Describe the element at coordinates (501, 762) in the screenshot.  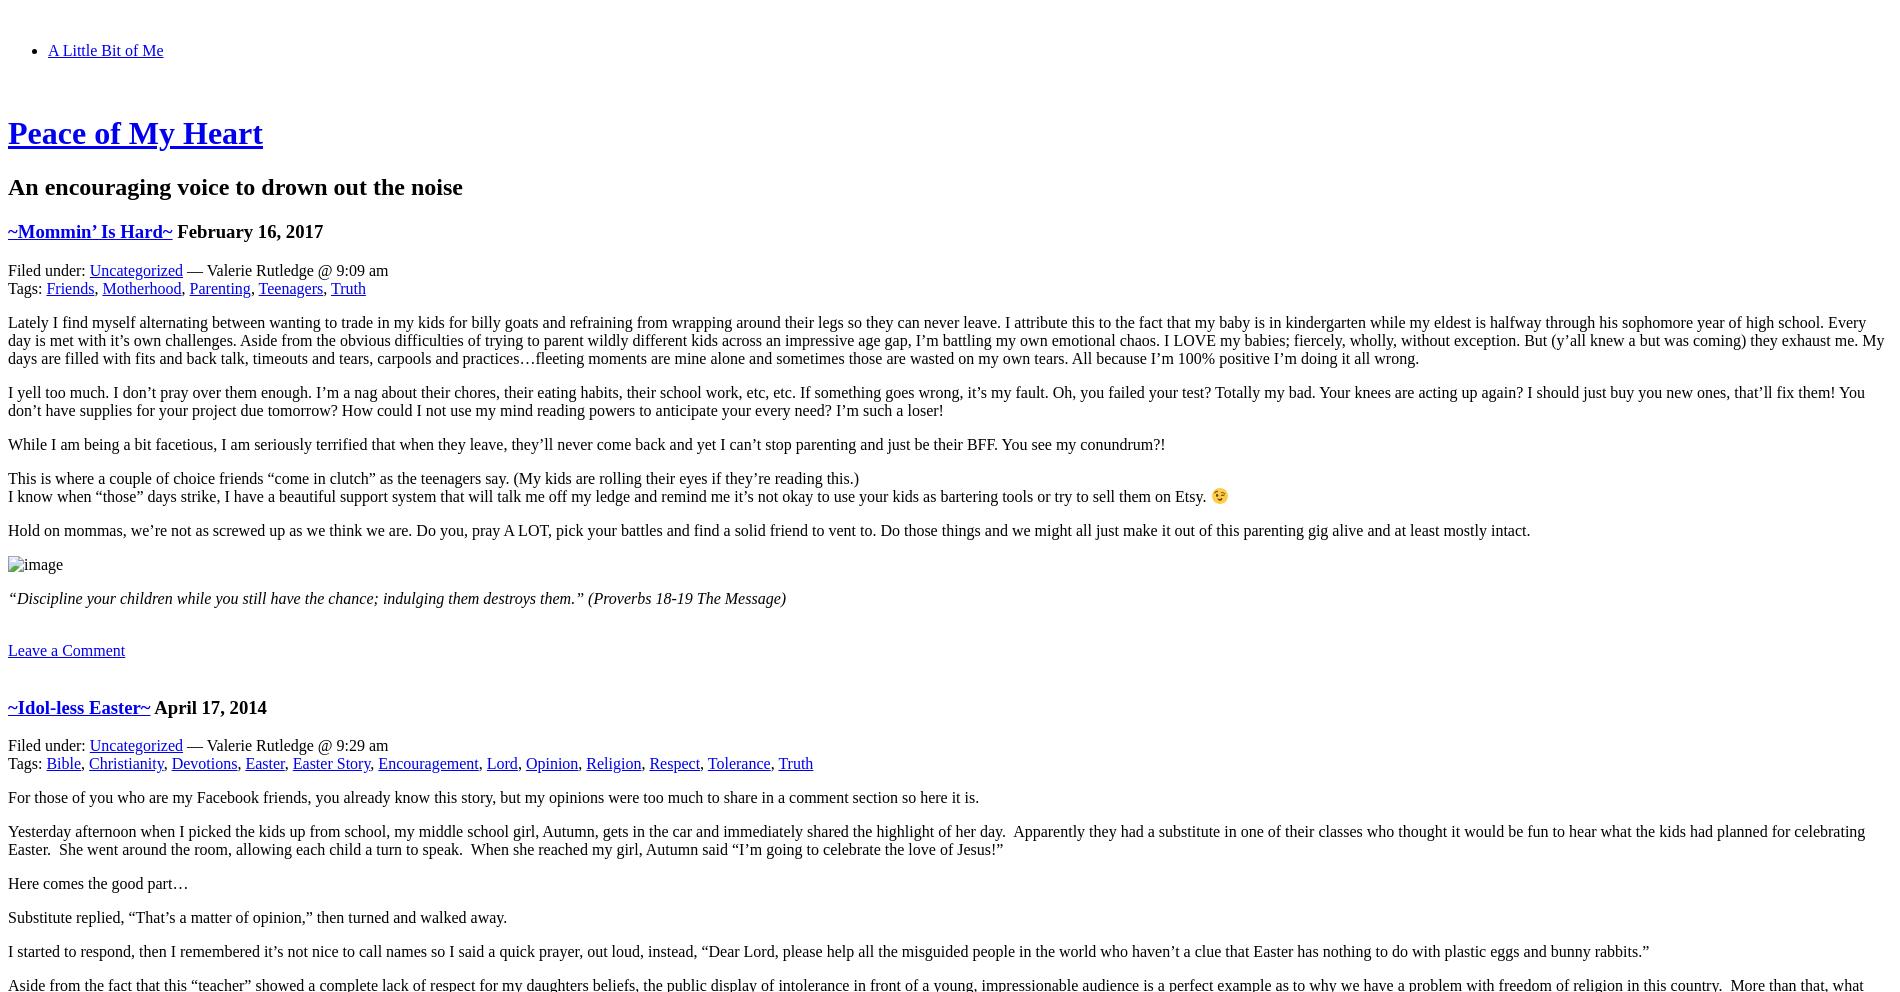
I see `'Lord'` at that location.